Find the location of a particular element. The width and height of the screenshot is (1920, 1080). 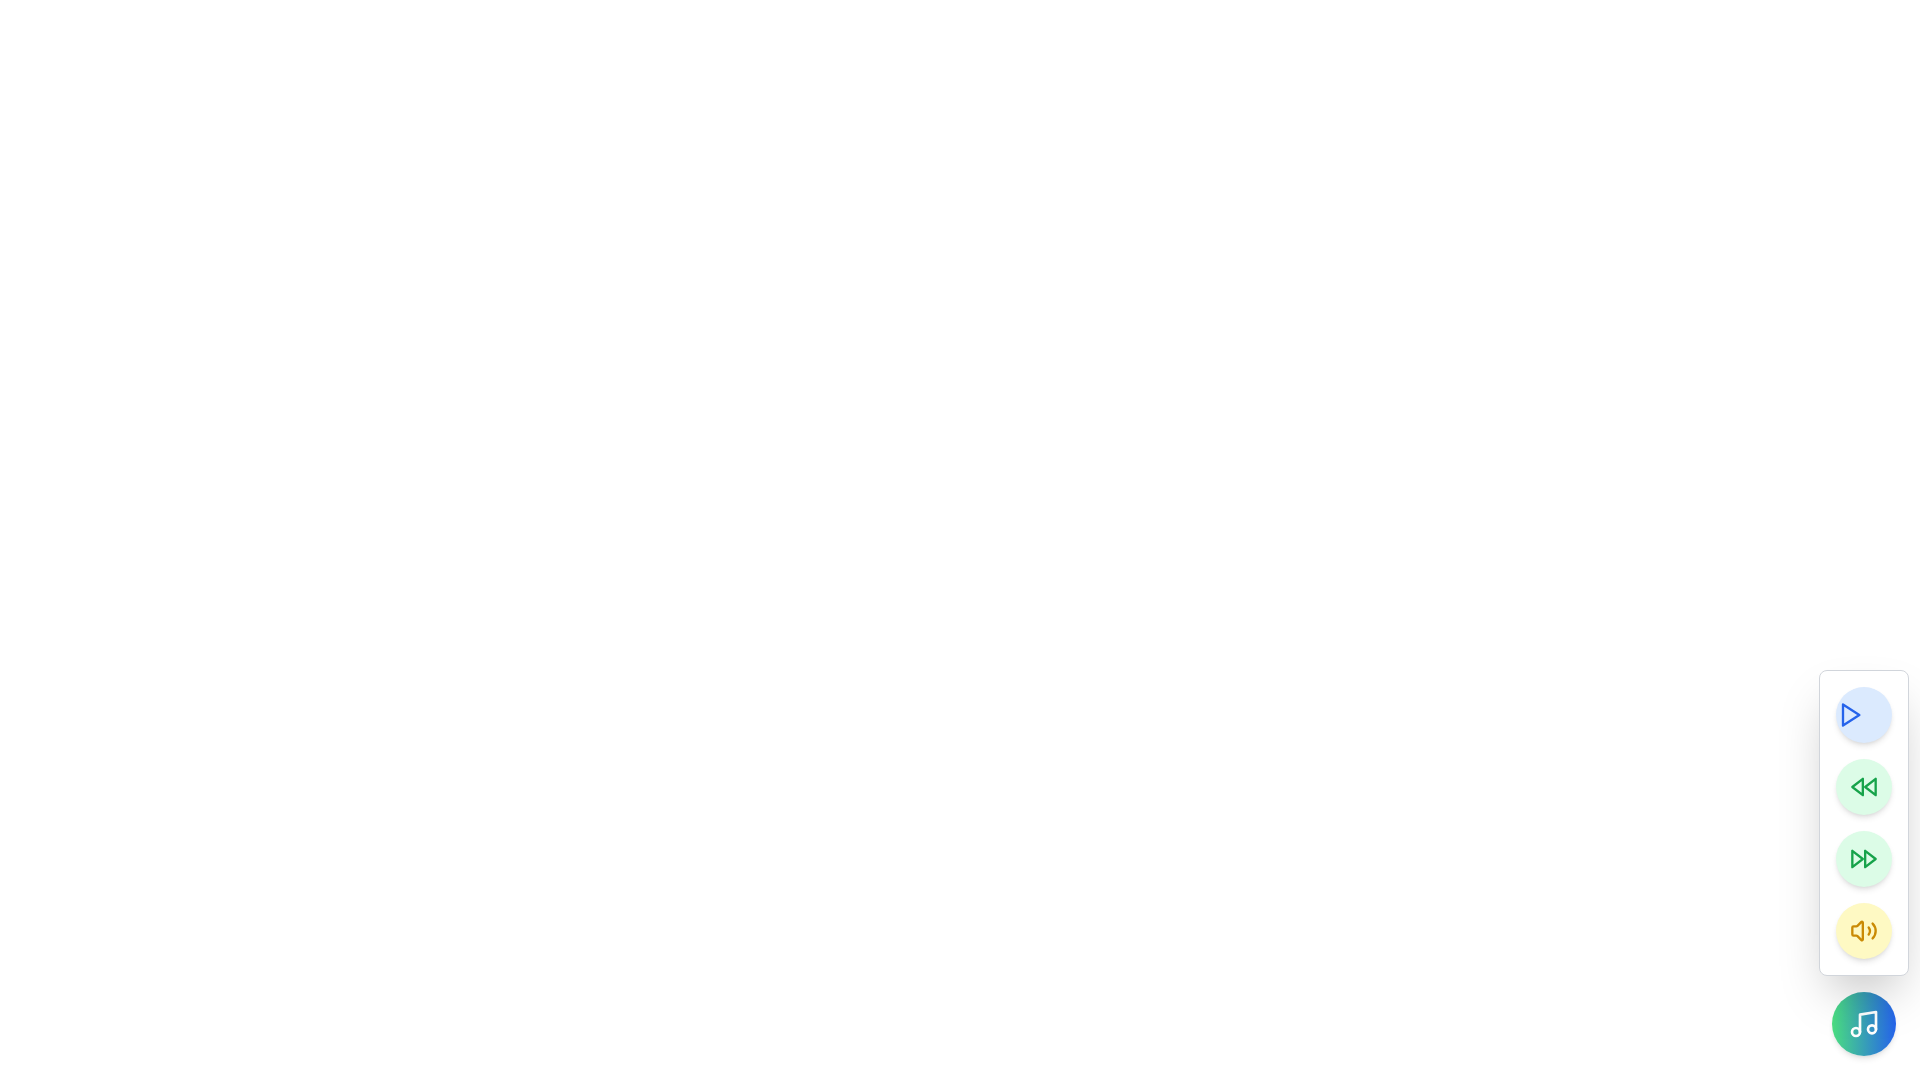

the audio control button located at the bottom-right corner of the interface to adjust the volume is located at coordinates (1862, 930).